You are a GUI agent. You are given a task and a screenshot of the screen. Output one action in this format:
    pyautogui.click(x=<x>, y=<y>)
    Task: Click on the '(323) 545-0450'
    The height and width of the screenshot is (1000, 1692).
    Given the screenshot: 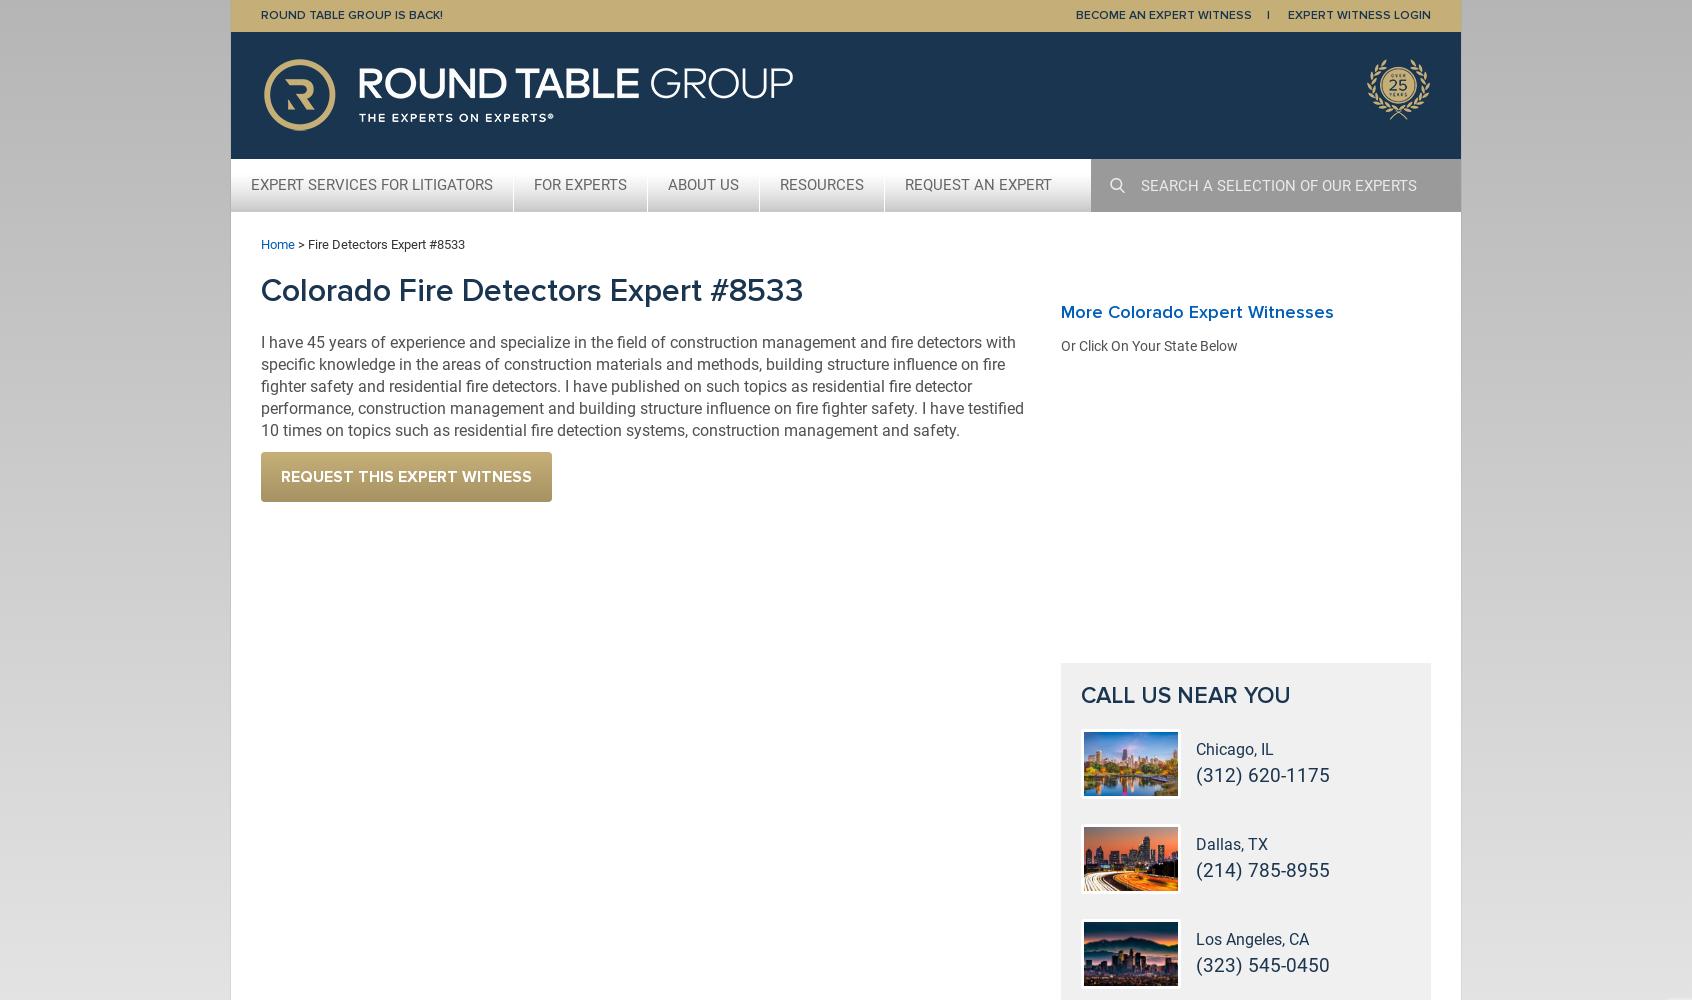 What is the action you would take?
    pyautogui.click(x=1195, y=964)
    